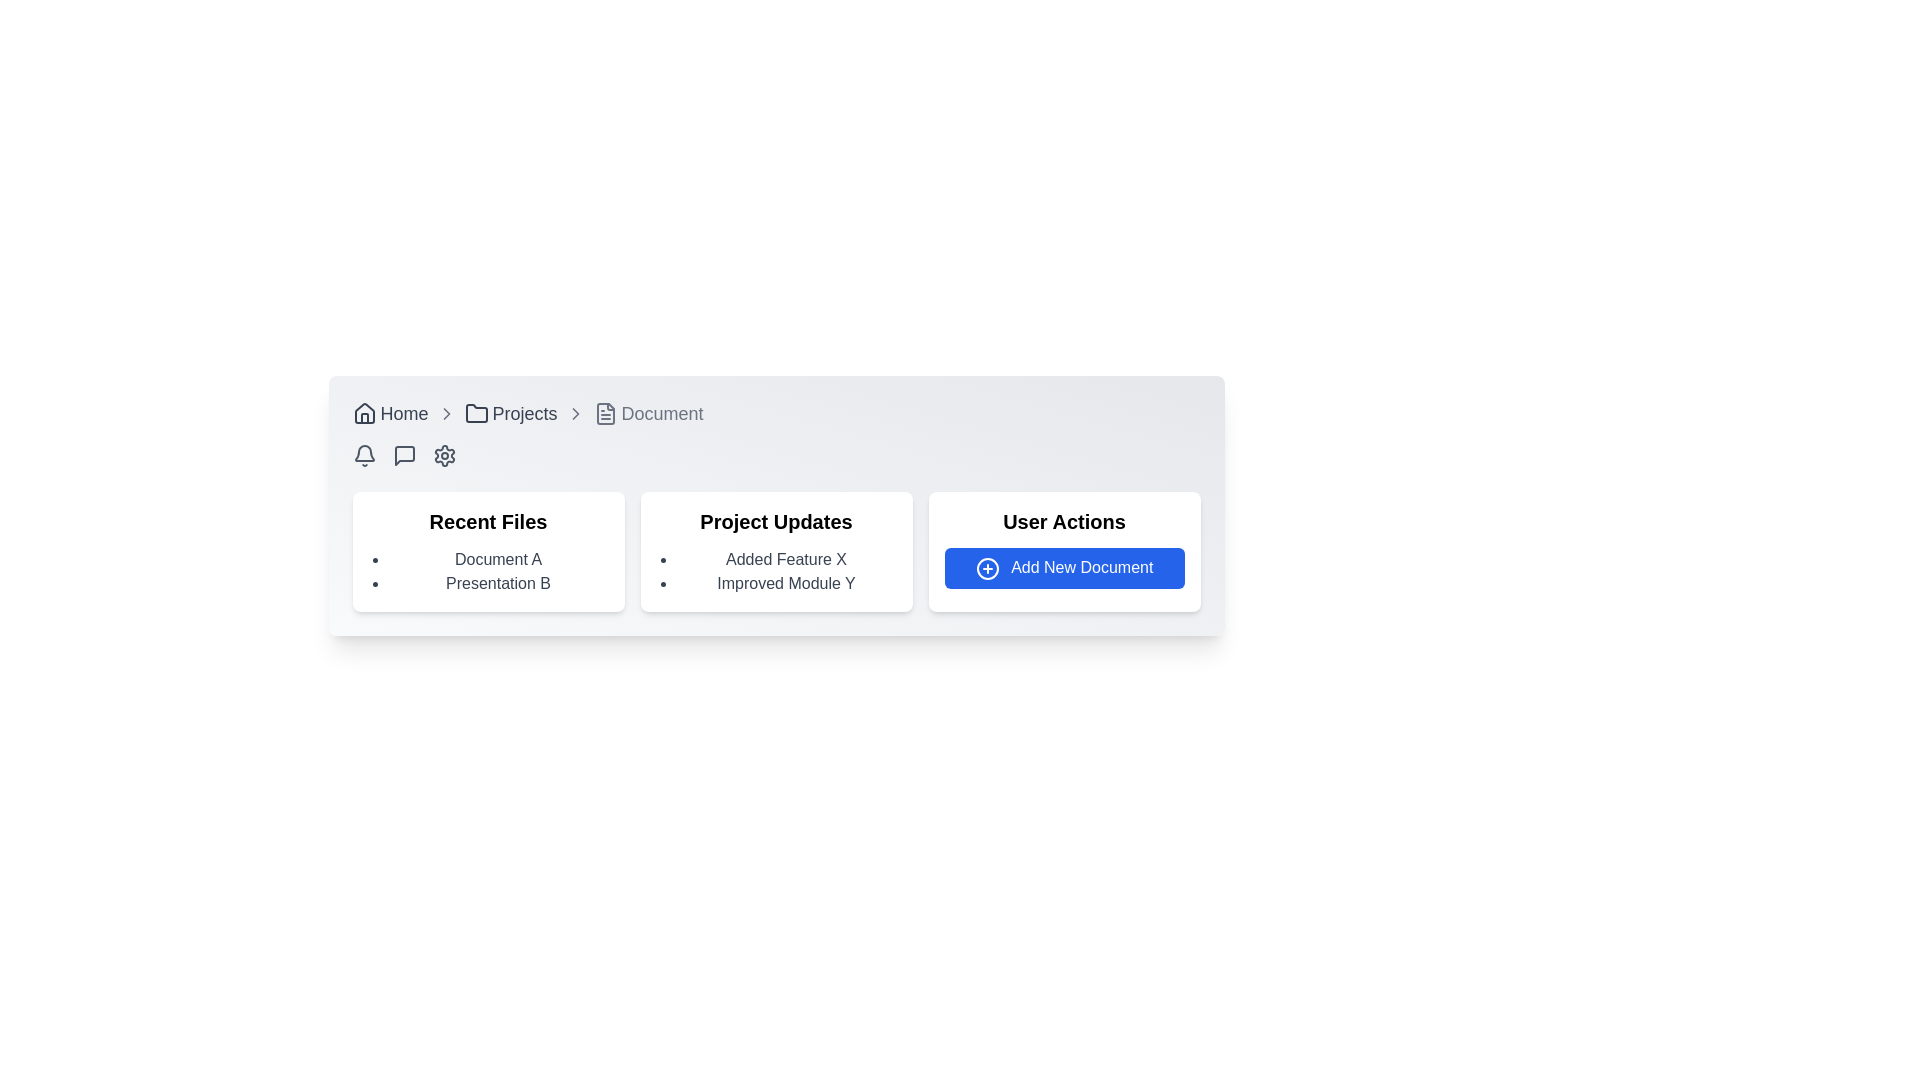 This screenshot has height=1080, width=1920. What do you see at coordinates (604, 412) in the screenshot?
I see `the document file icon located in the breadcrumb navigation bar, adjacent to the 'Document' label` at bounding box center [604, 412].